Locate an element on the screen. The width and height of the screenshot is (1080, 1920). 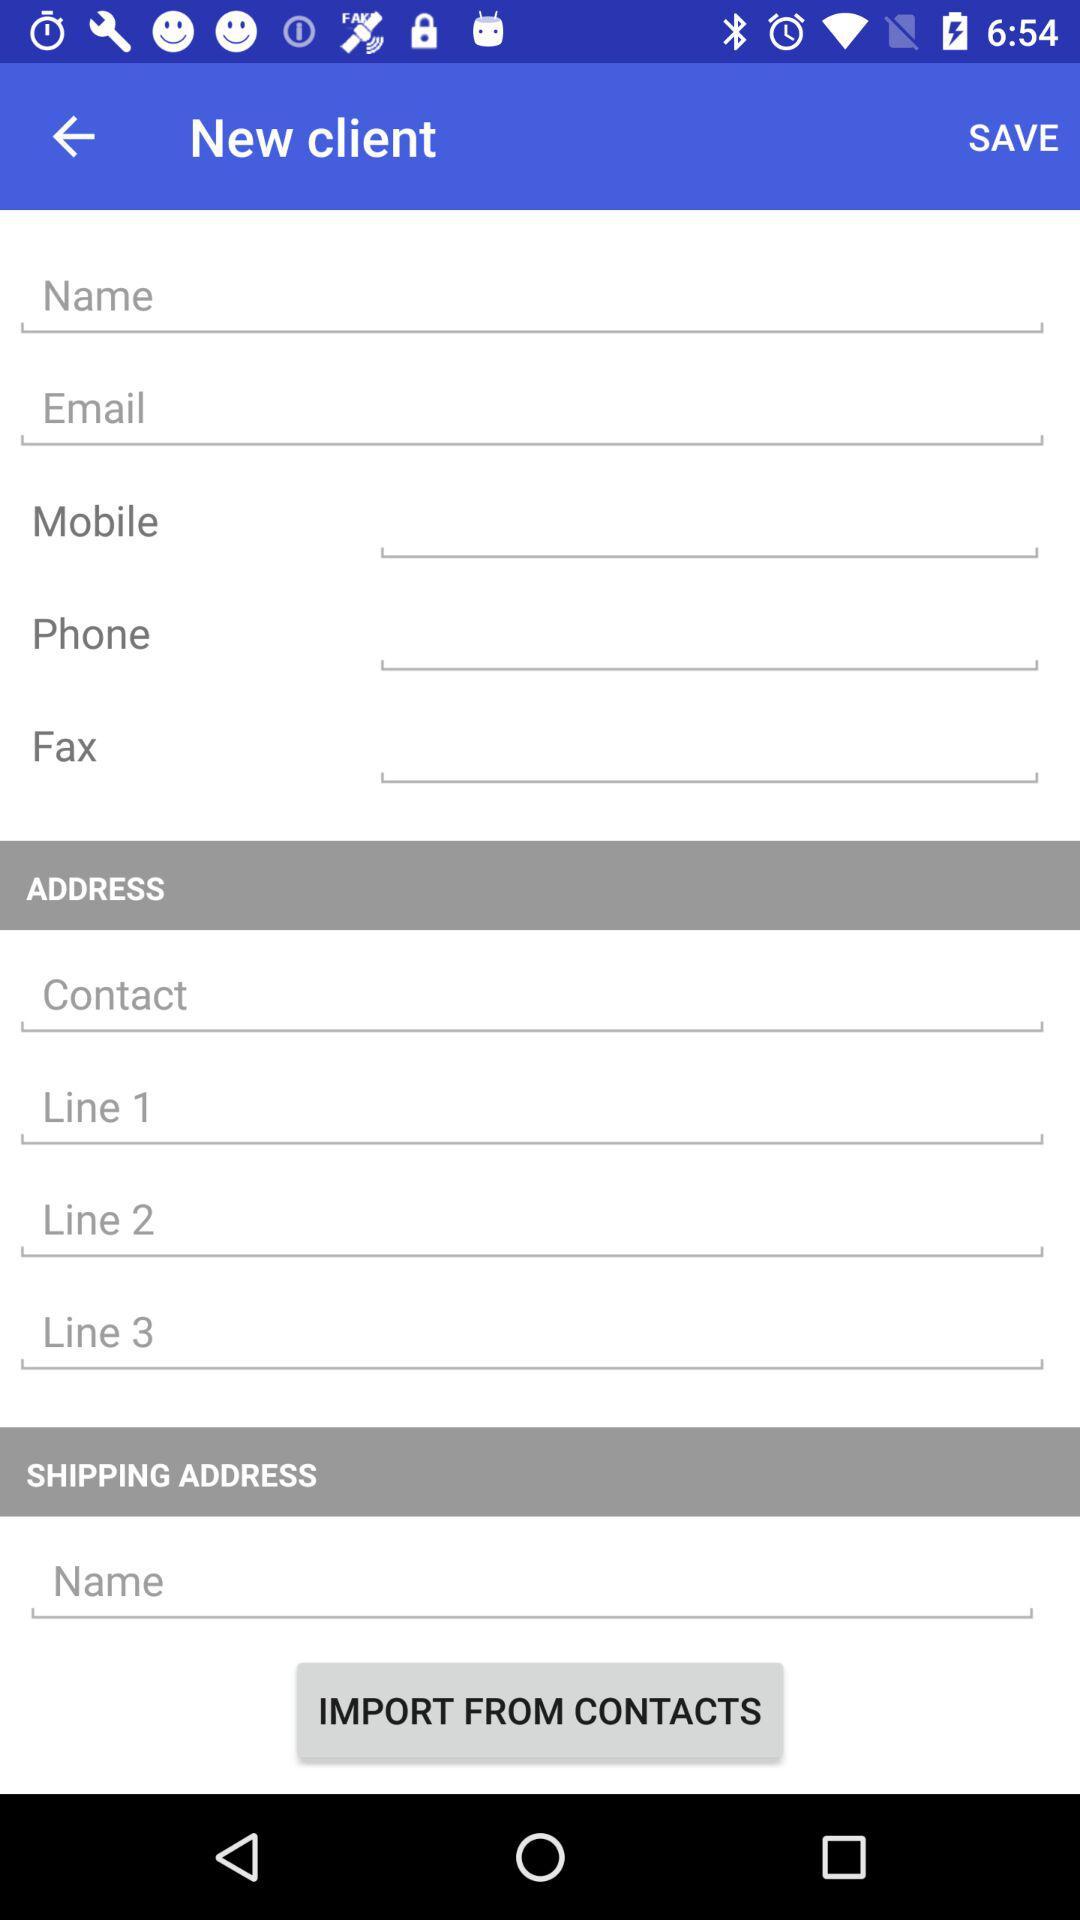
input information is located at coordinates (531, 1331).